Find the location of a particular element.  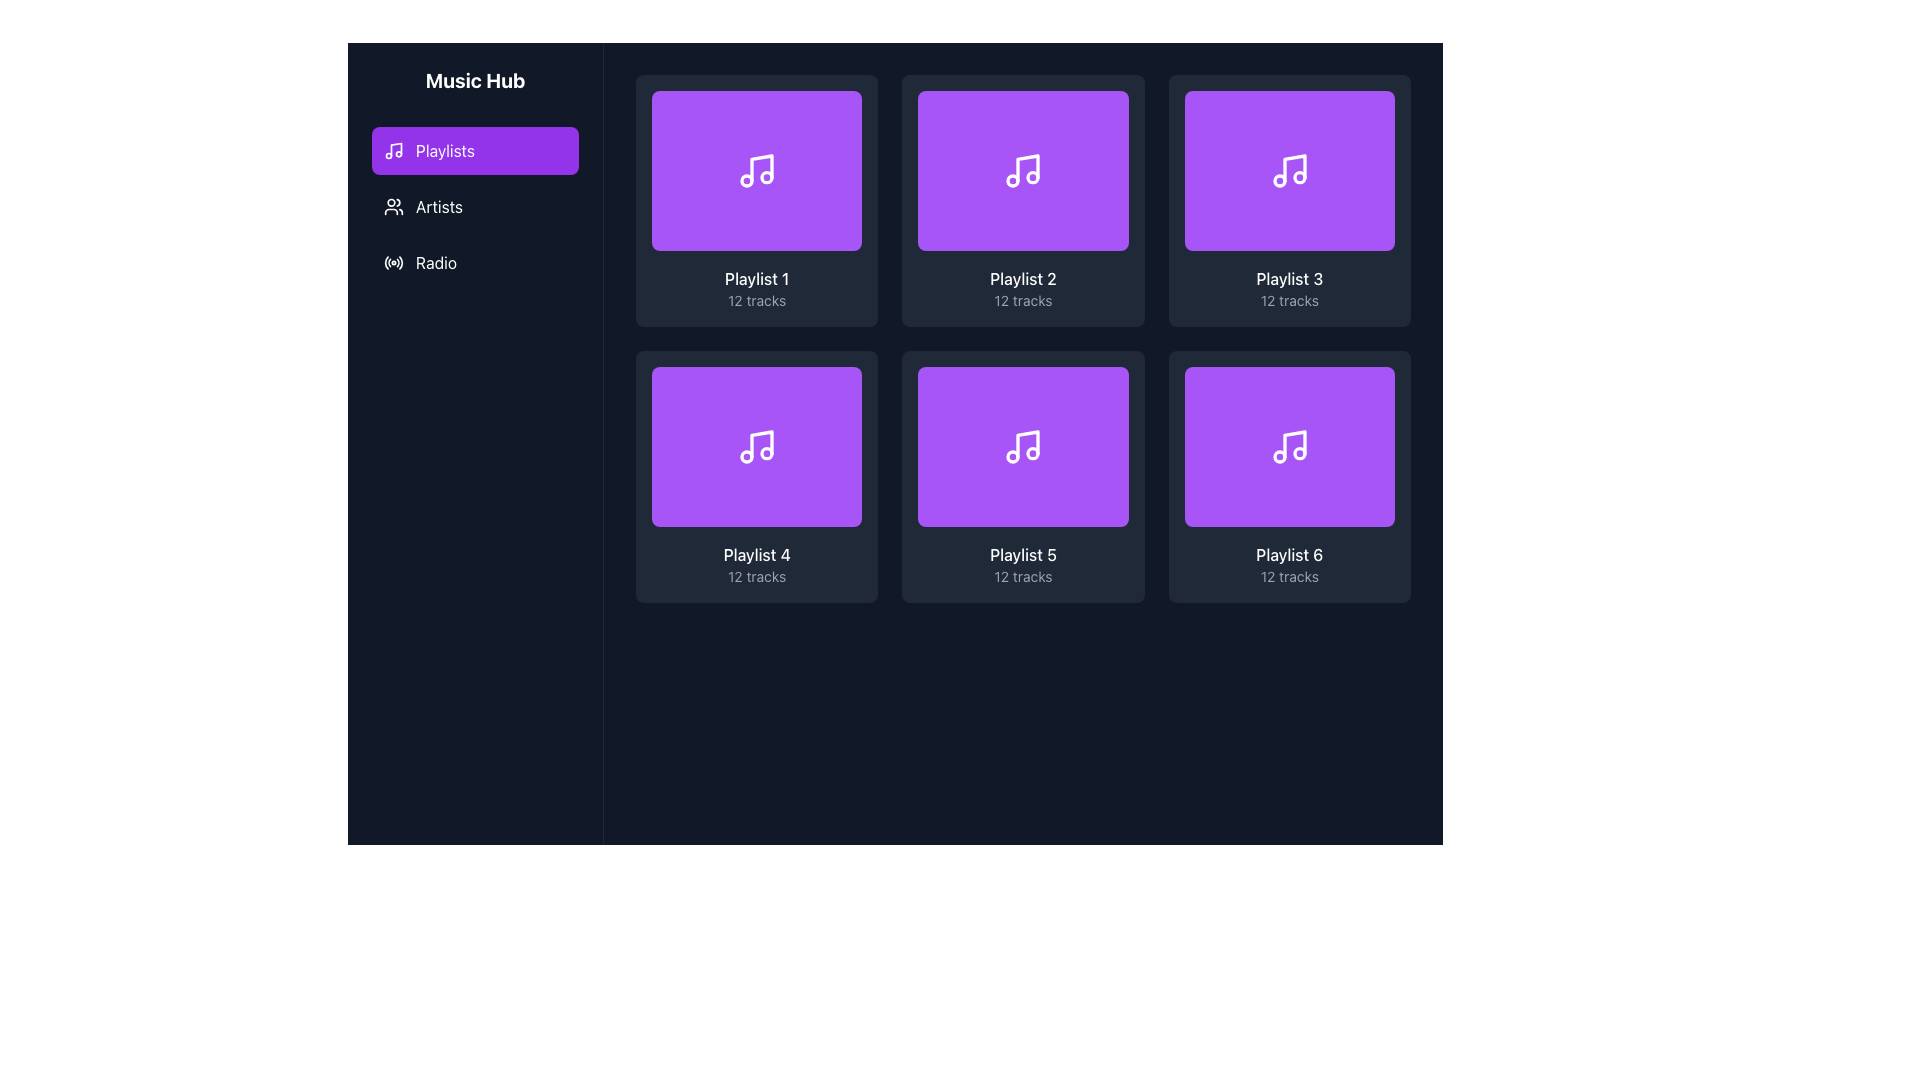

text element displaying 'Playlist 1' located in the first column and first row of the playlist card grid is located at coordinates (756, 278).